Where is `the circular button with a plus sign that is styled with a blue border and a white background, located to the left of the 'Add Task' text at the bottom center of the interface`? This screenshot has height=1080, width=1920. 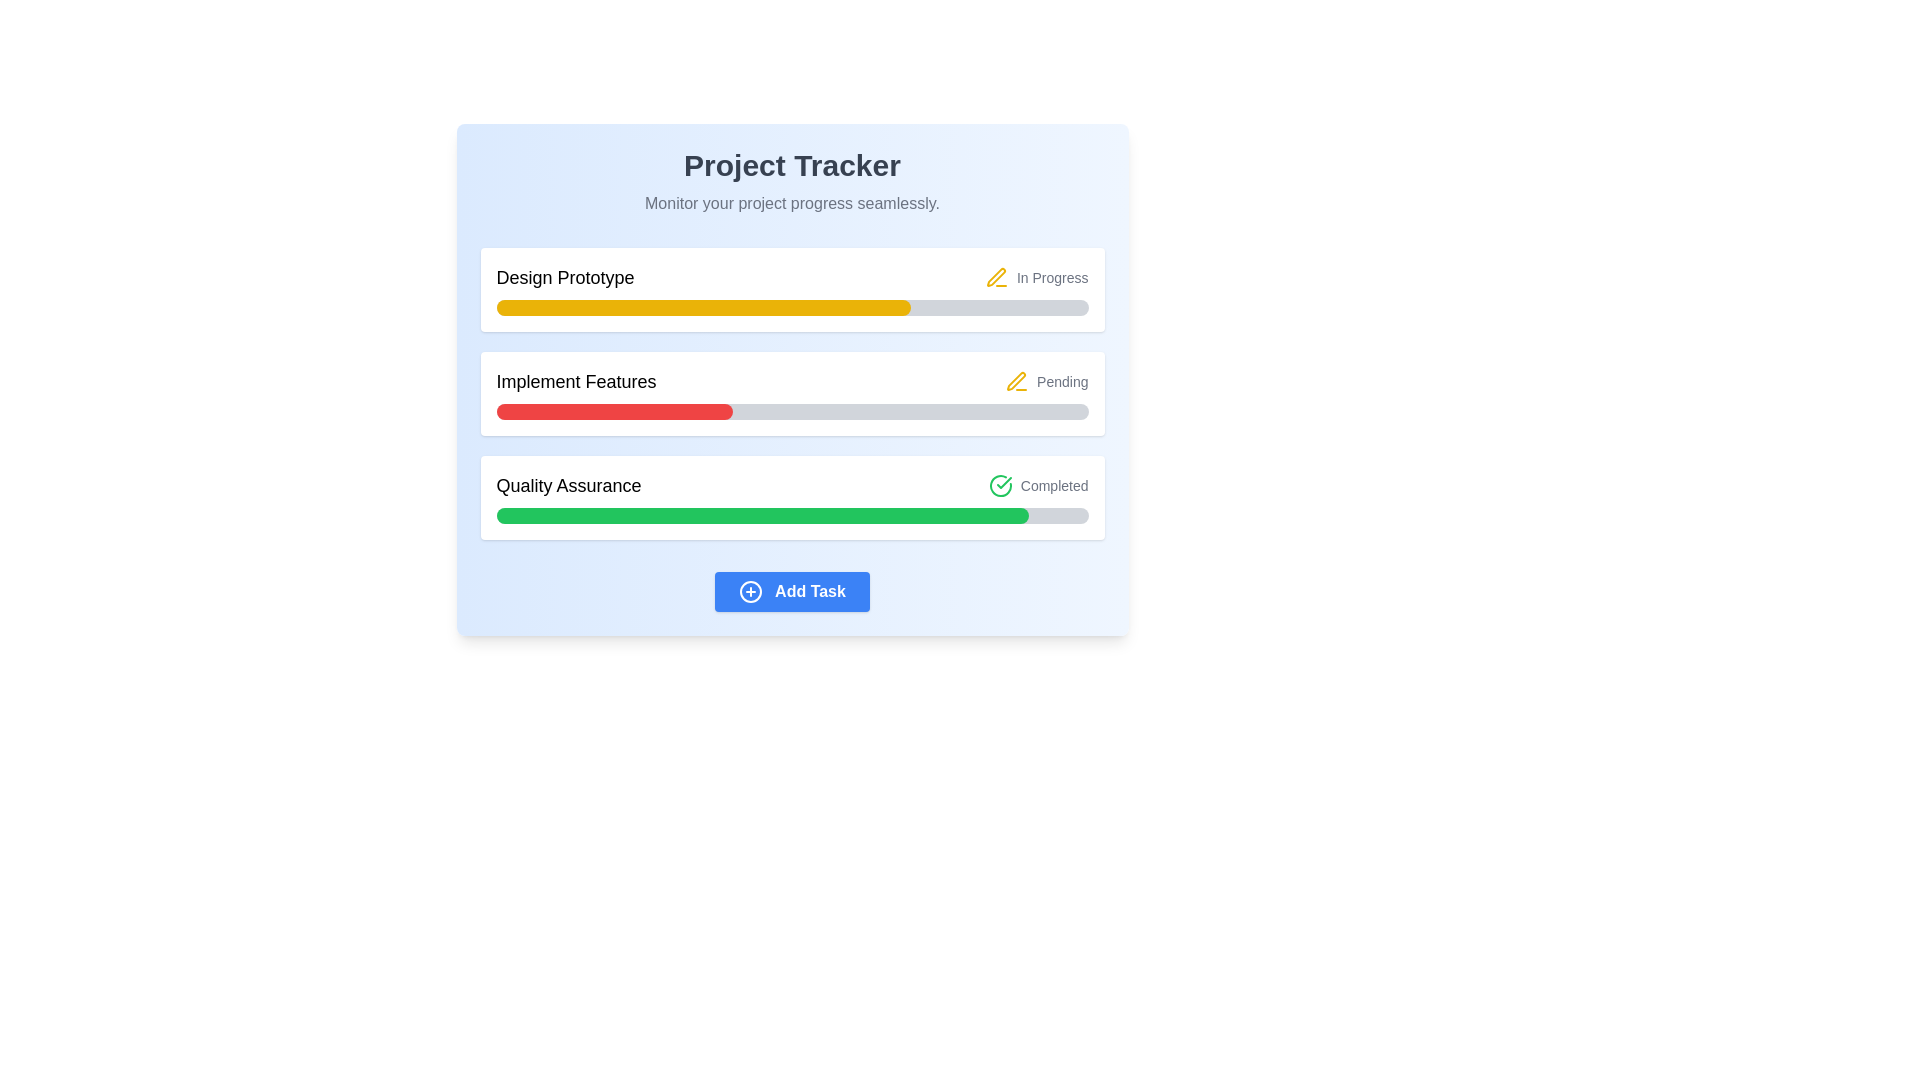
the circular button with a plus sign that is styled with a blue border and a white background, located to the left of the 'Add Task' text at the bottom center of the interface is located at coordinates (750, 590).